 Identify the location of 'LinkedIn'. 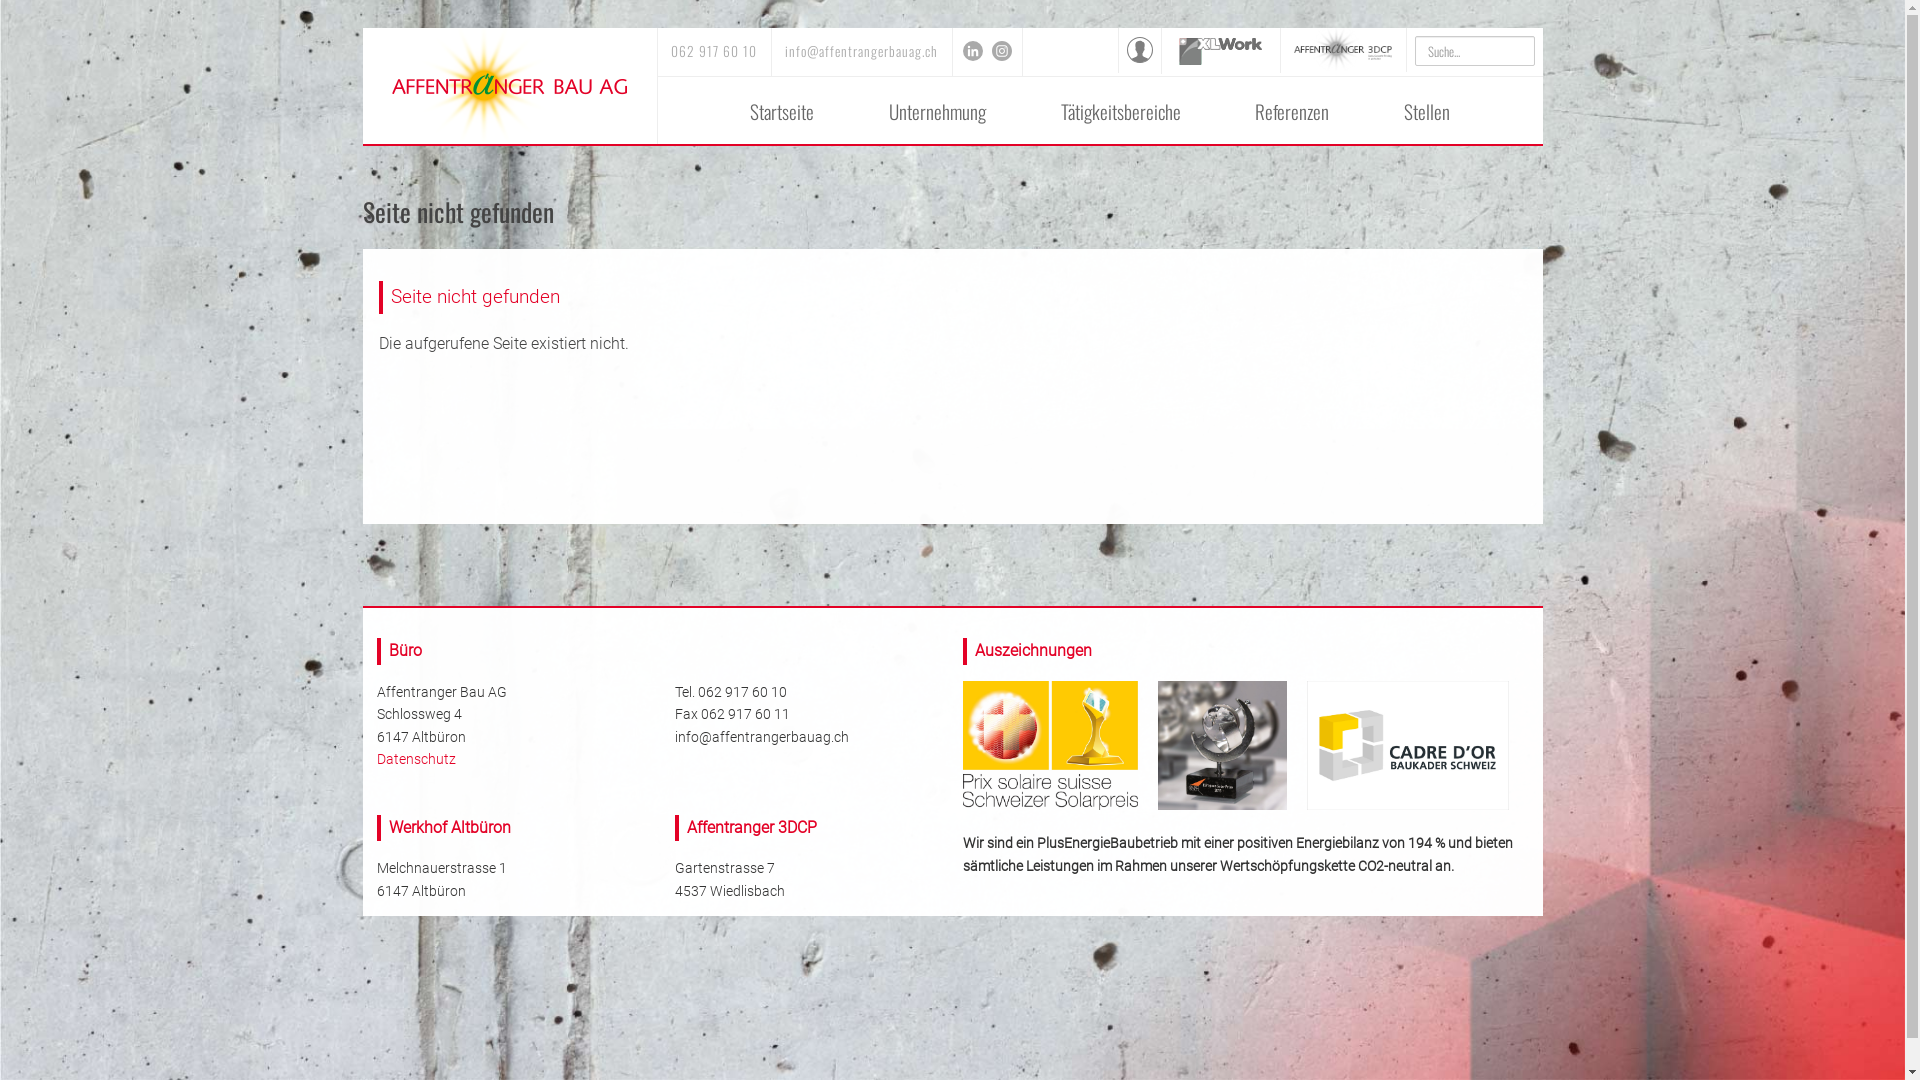
(973, 50).